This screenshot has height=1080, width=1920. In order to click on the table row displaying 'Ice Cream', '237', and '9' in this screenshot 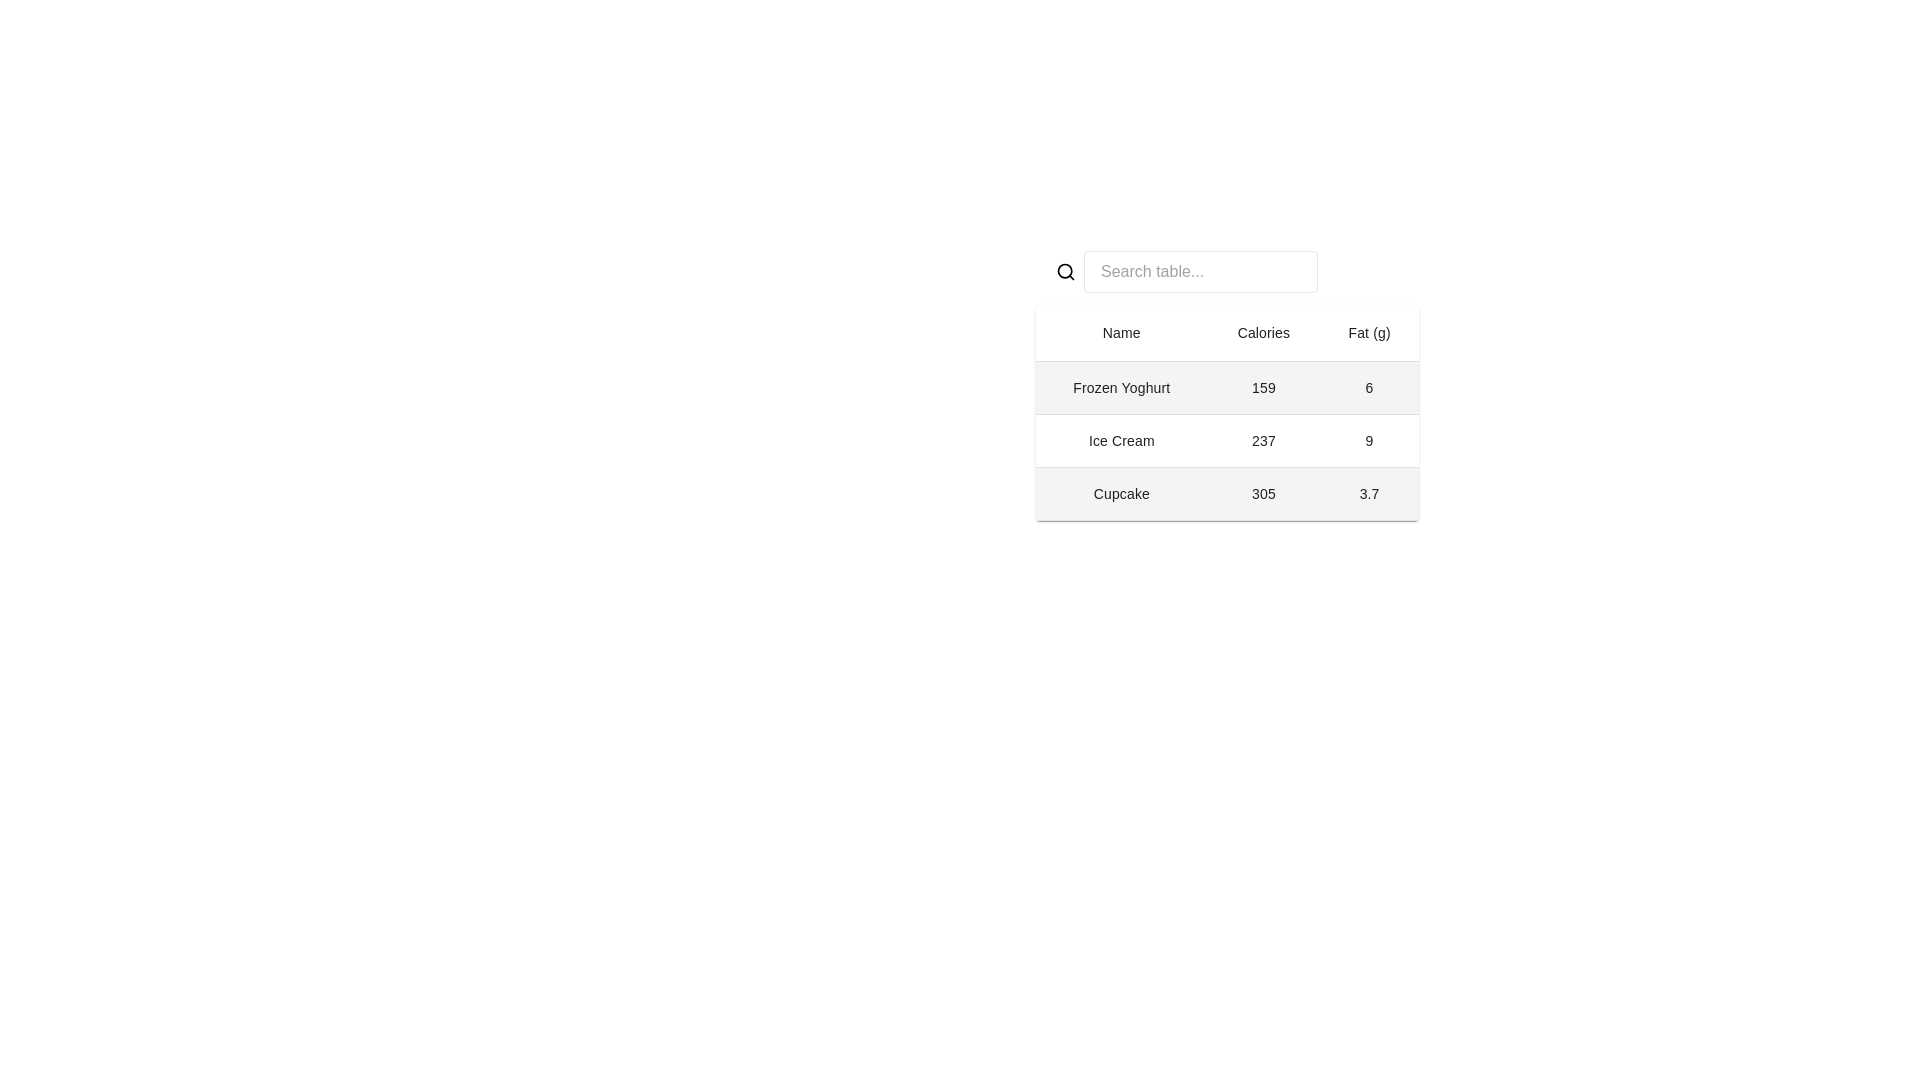, I will do `click(1226, 440)`.